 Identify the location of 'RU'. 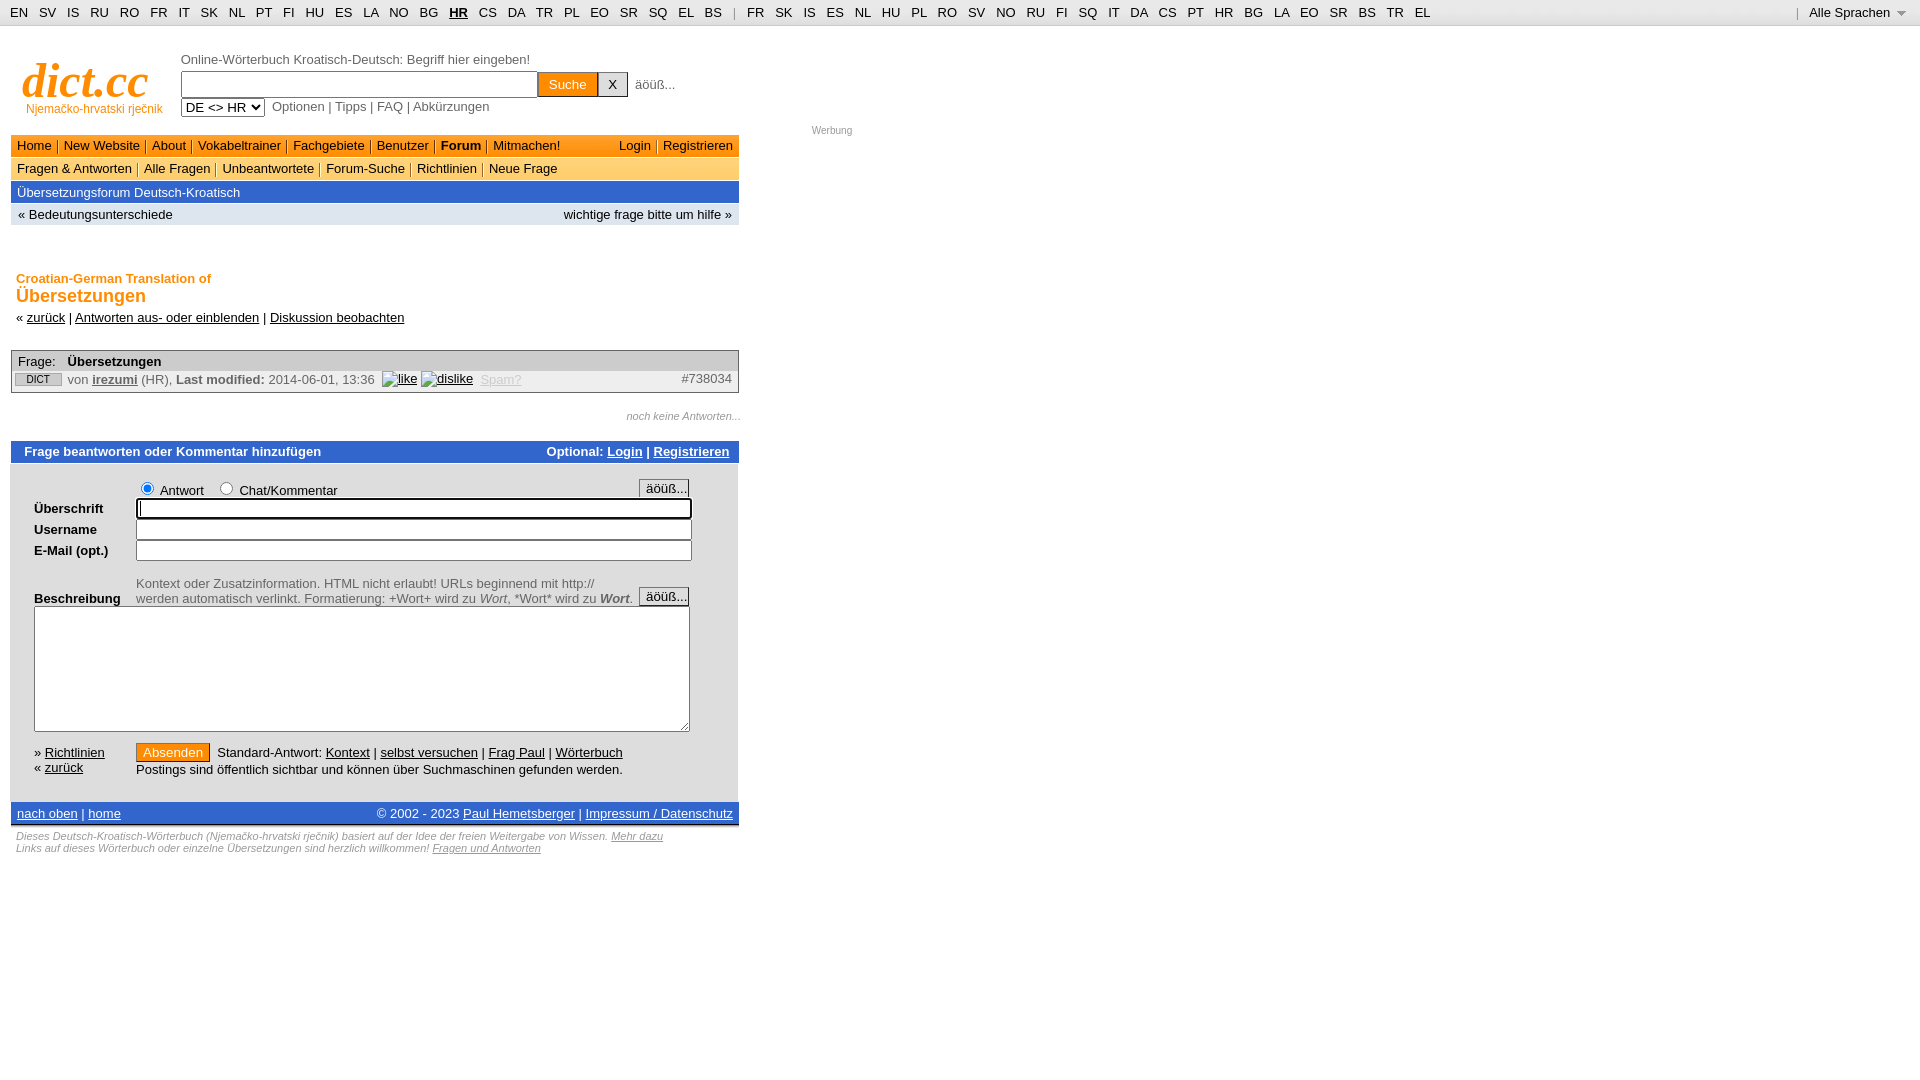
(1035, 12).